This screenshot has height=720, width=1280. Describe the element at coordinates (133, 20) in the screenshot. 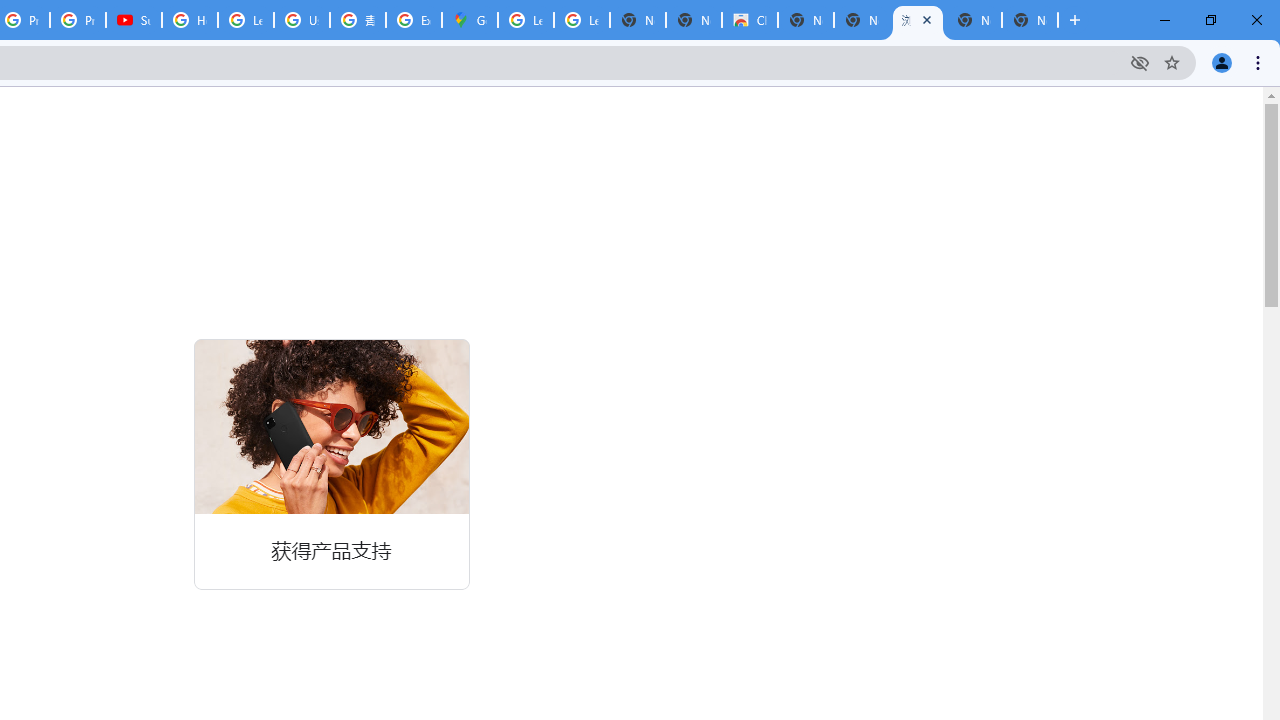

I see `'Subscriptions - YouTube'` at that location.